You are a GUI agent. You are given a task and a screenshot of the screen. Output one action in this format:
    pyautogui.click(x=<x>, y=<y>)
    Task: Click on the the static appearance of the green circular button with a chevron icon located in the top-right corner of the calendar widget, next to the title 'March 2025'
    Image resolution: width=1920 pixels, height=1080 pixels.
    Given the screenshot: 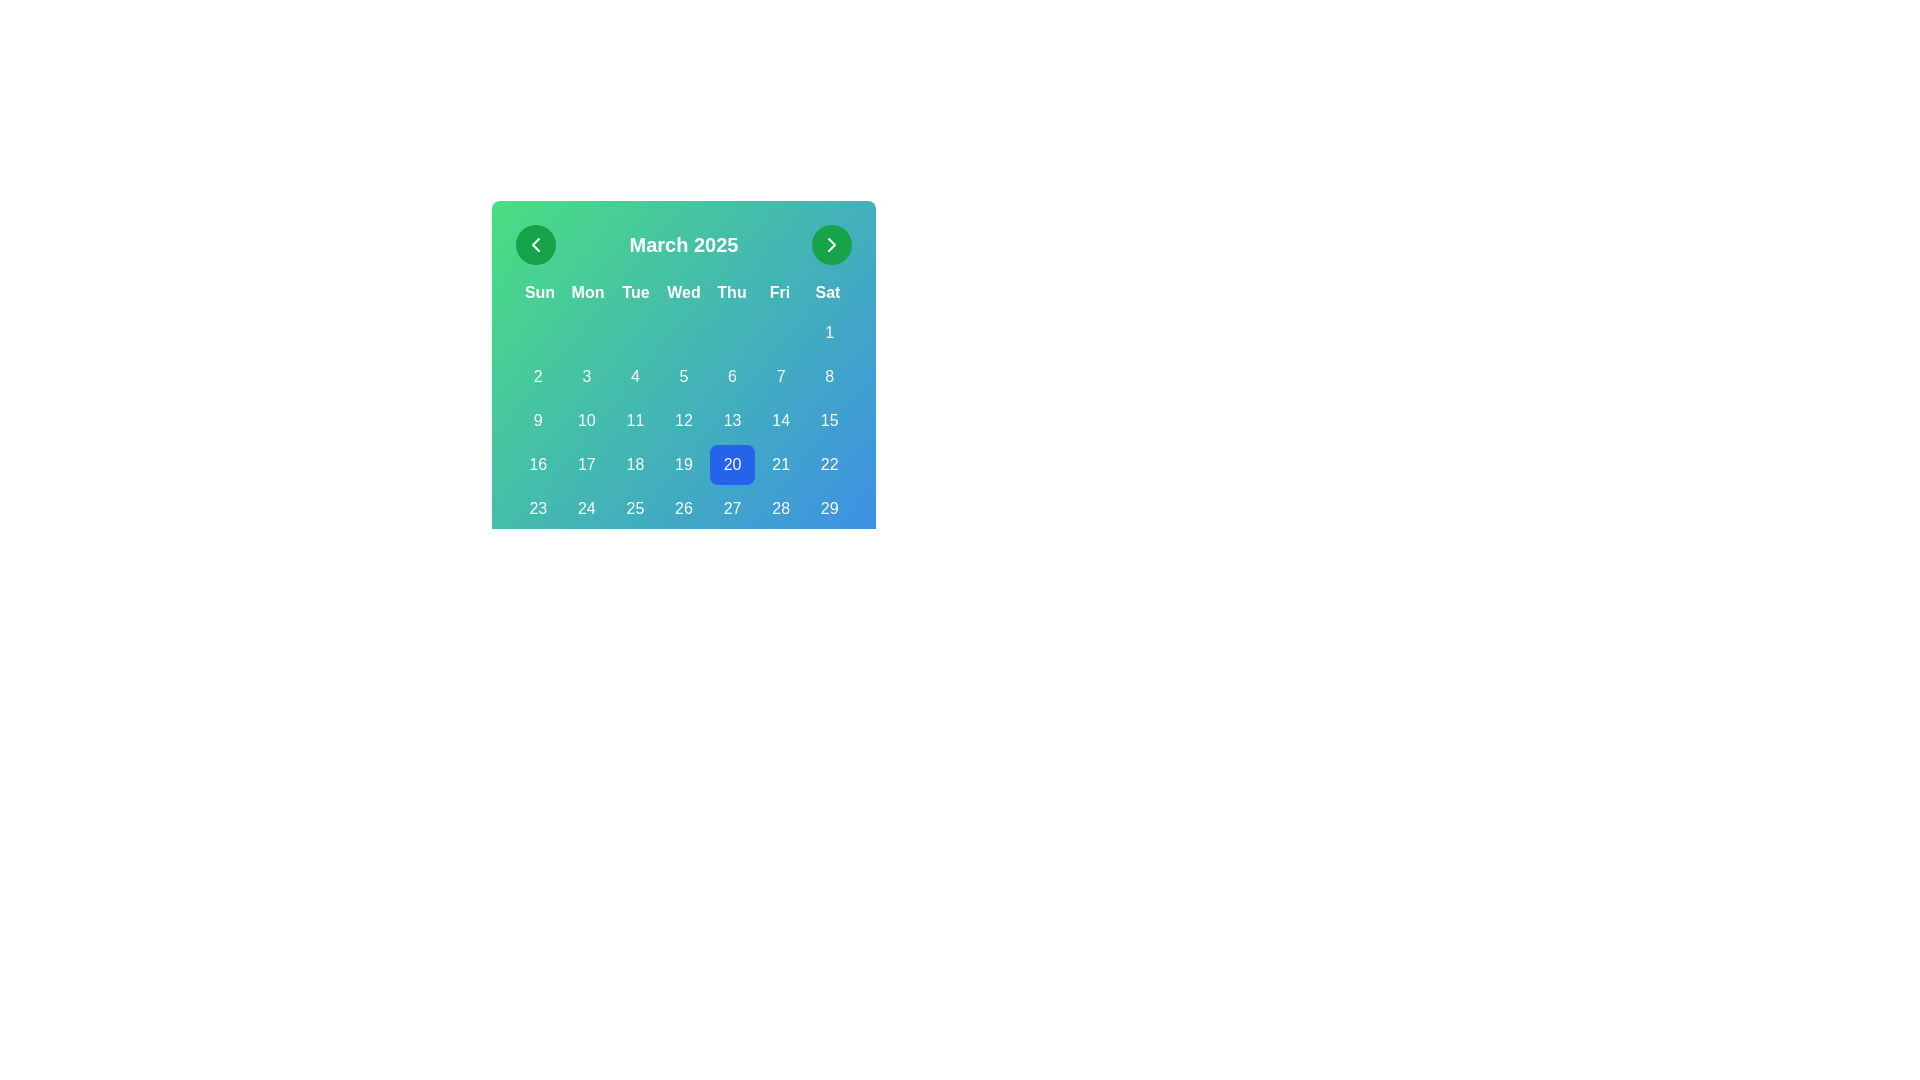 What is the action you would take?
    pyautogui.click(x=831, y=244)
    